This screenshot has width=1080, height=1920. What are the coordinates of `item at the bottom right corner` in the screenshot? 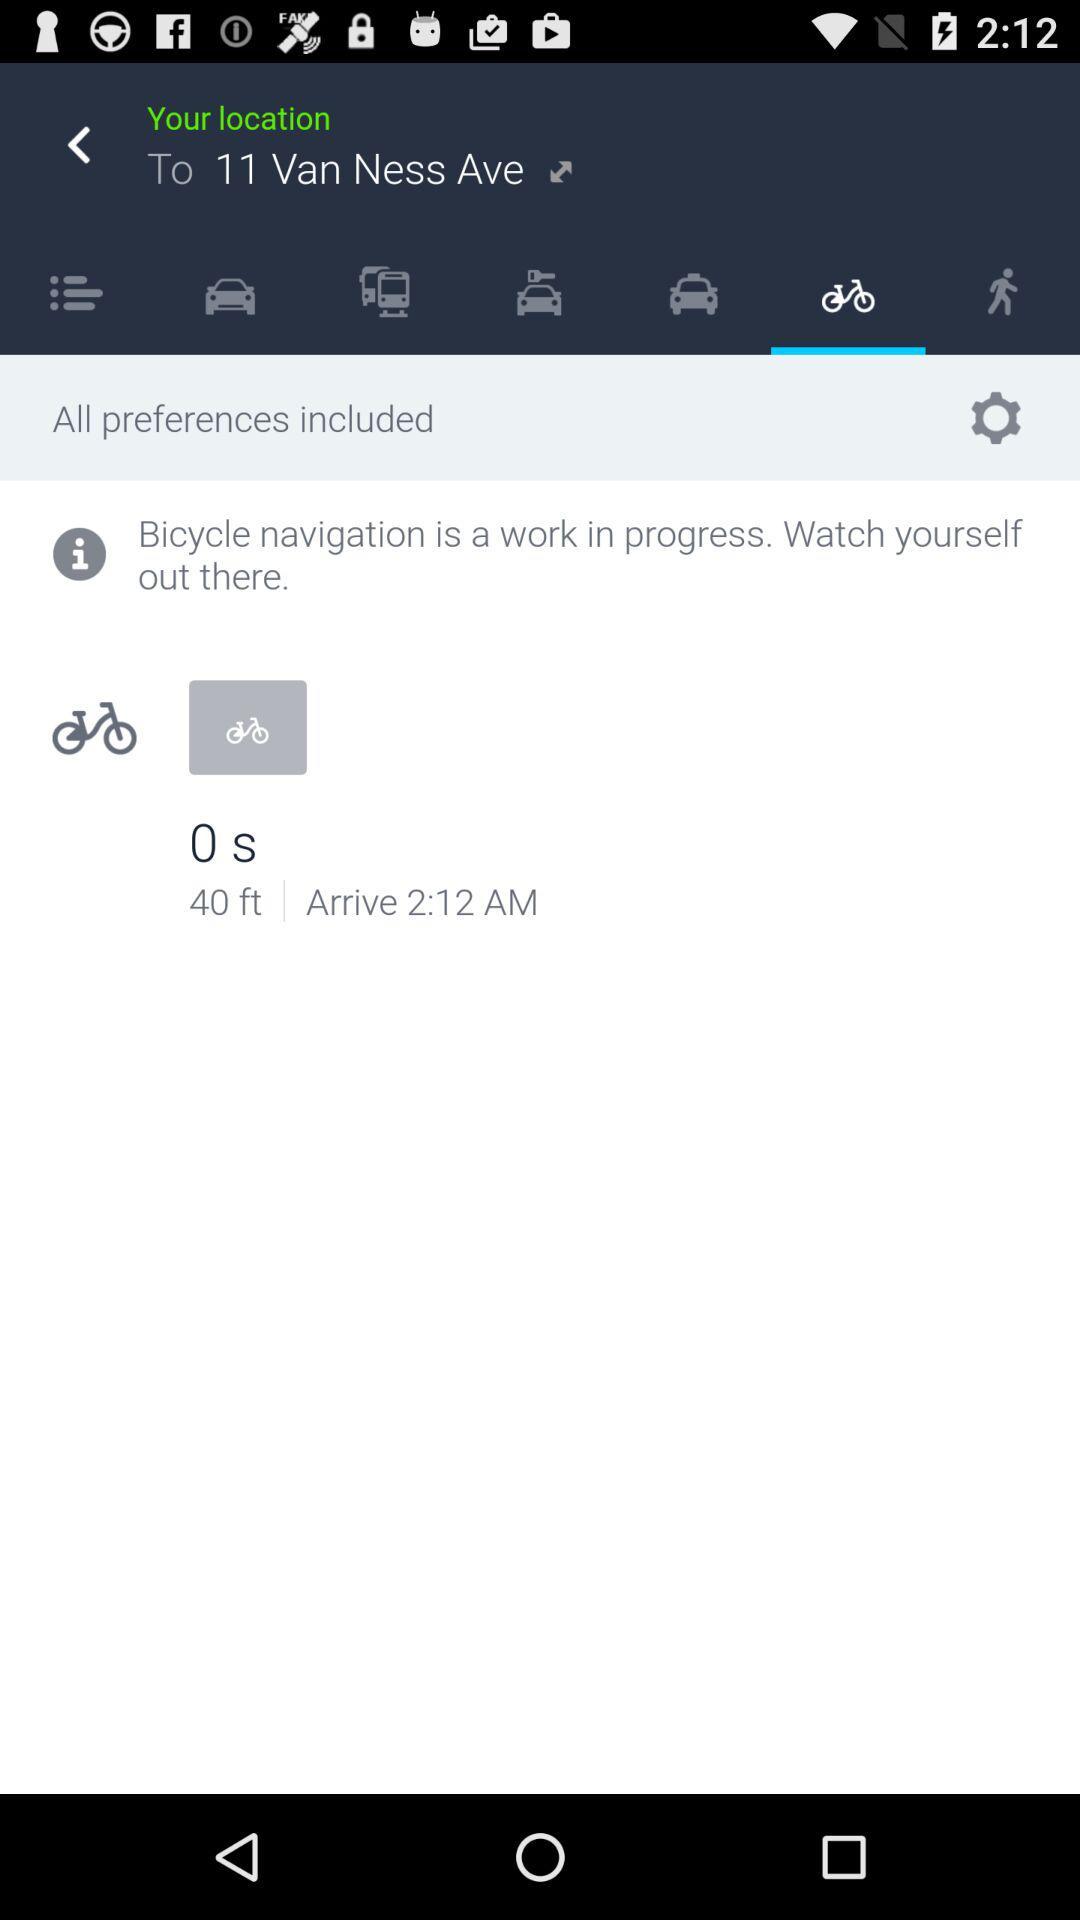 It's located at (1006, 1719).